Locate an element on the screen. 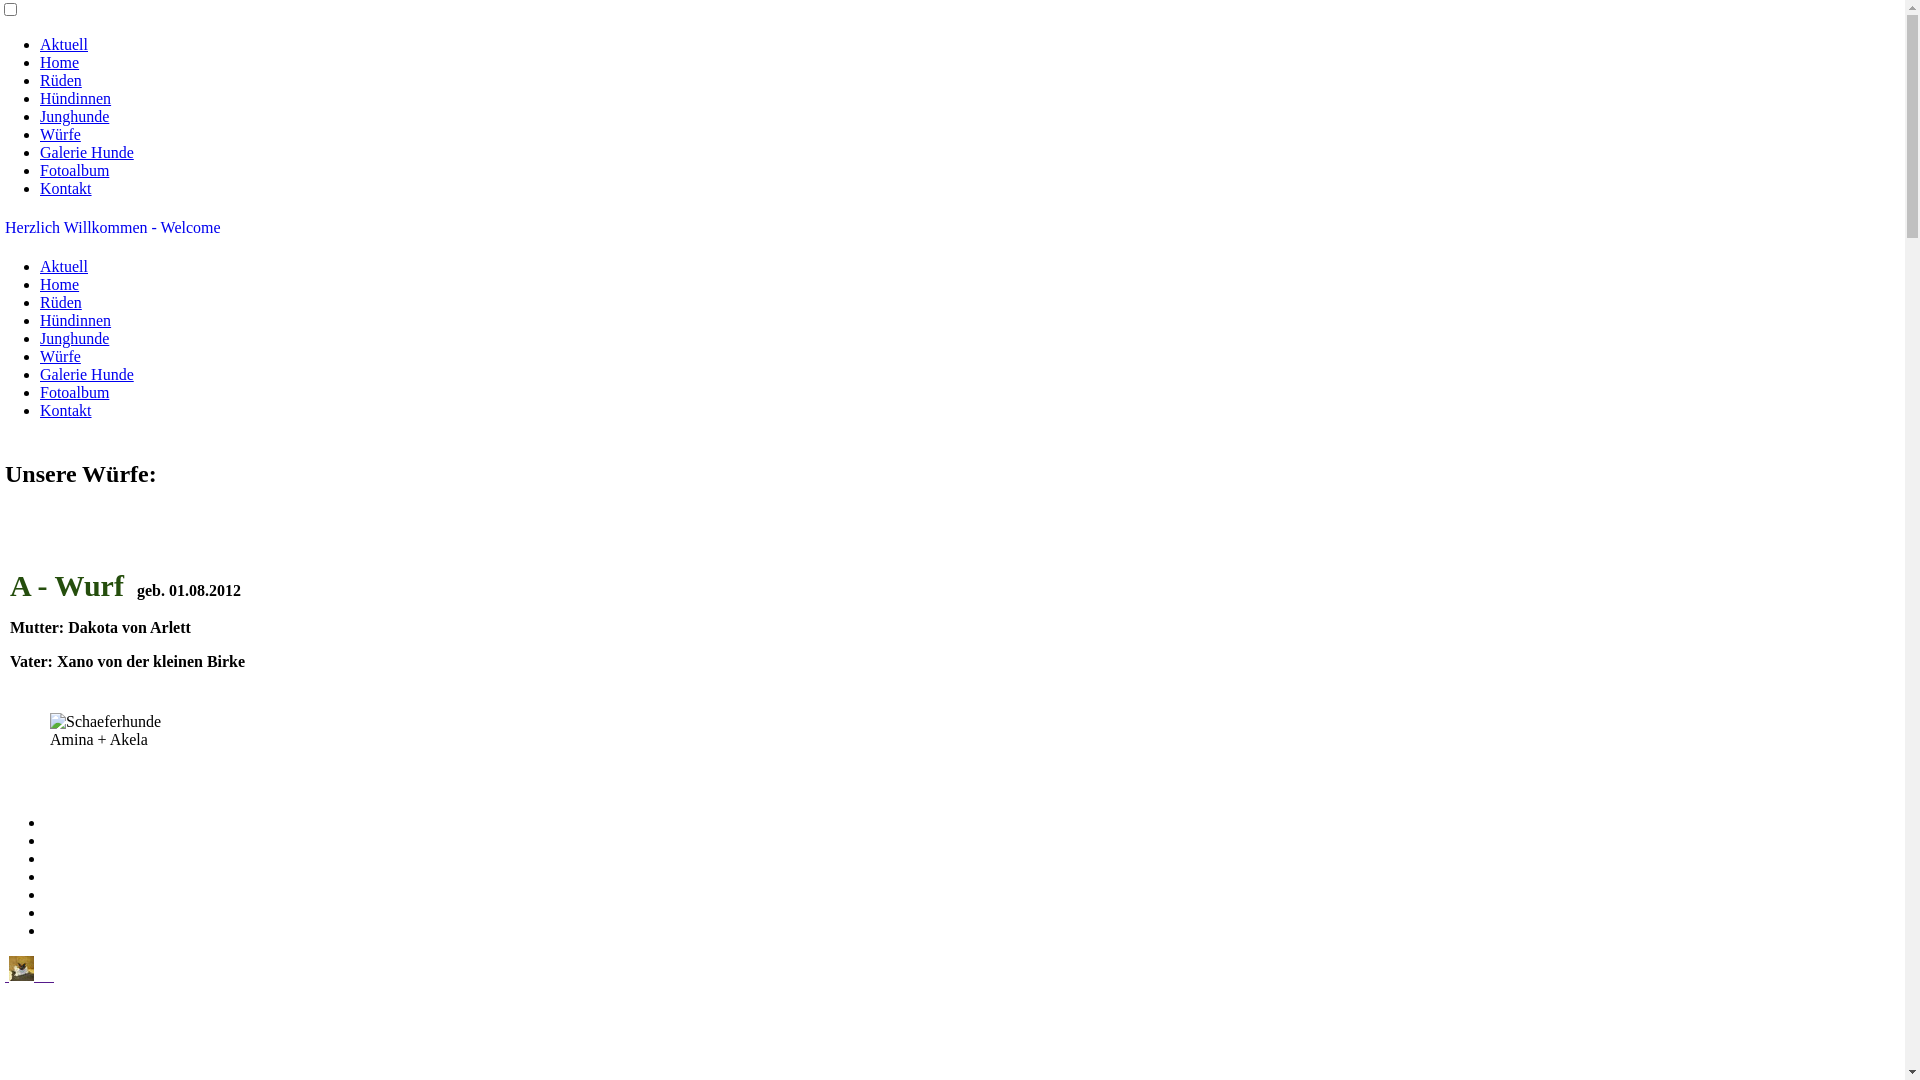  'Home' is located at coordinates (59, 284).